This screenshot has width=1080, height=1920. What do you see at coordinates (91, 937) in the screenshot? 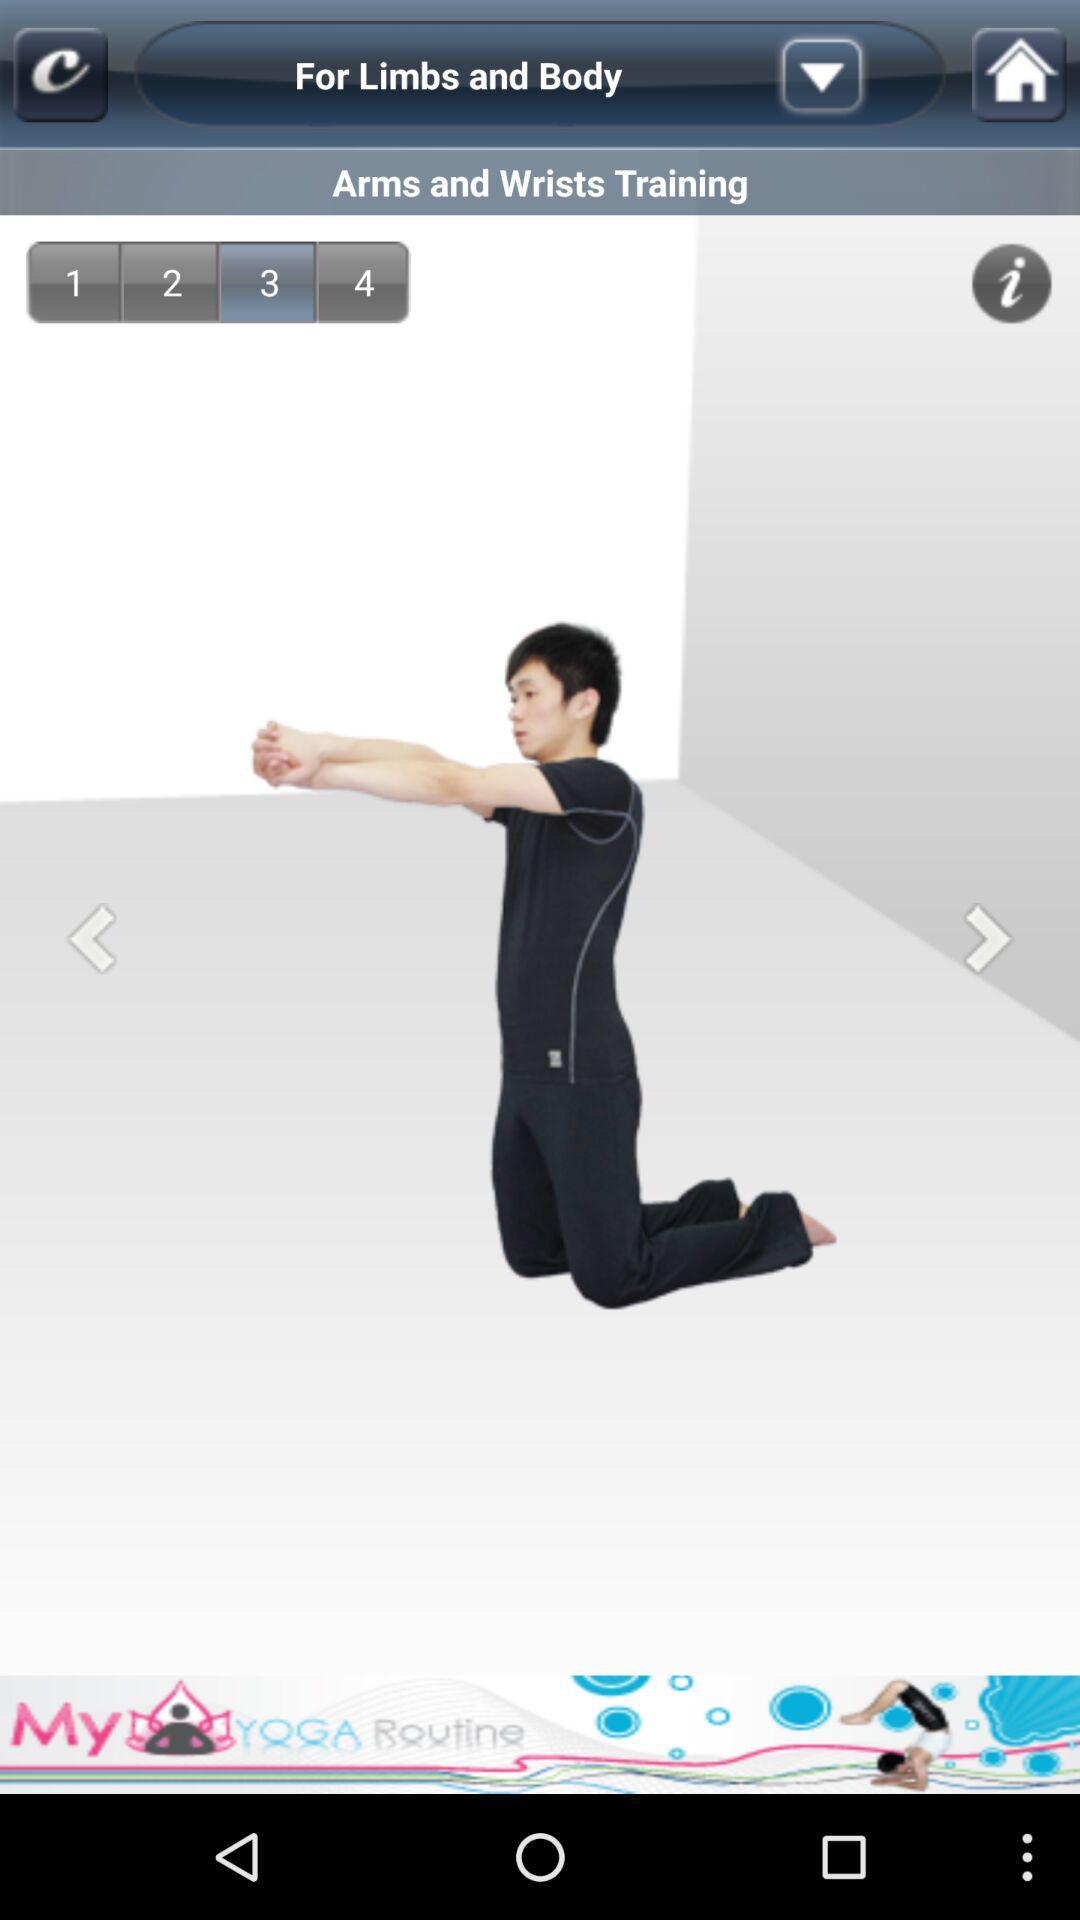
I see `previous step` at bounding box center [91, 937].